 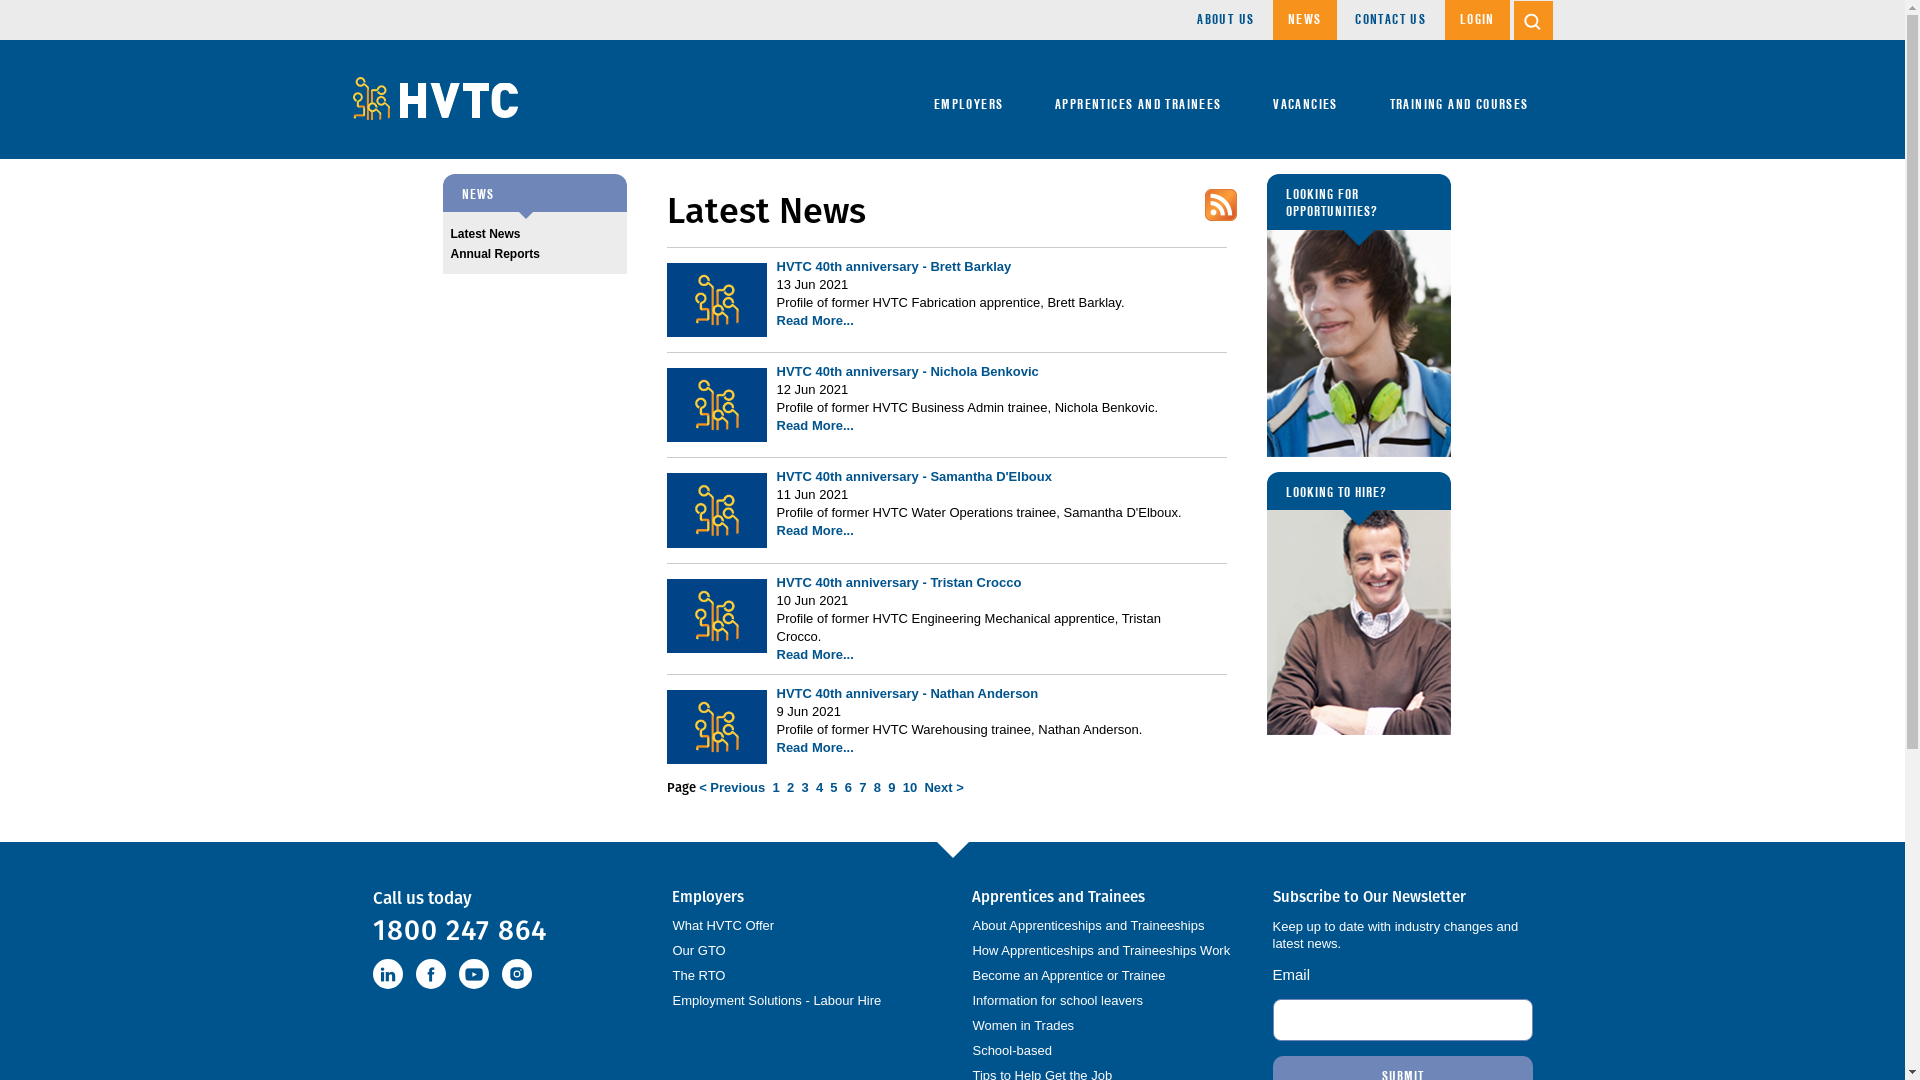 What do you see at coordinates (942, 786) in the screenshot?
I see `'Next >'` at bounding box center [942, 786].